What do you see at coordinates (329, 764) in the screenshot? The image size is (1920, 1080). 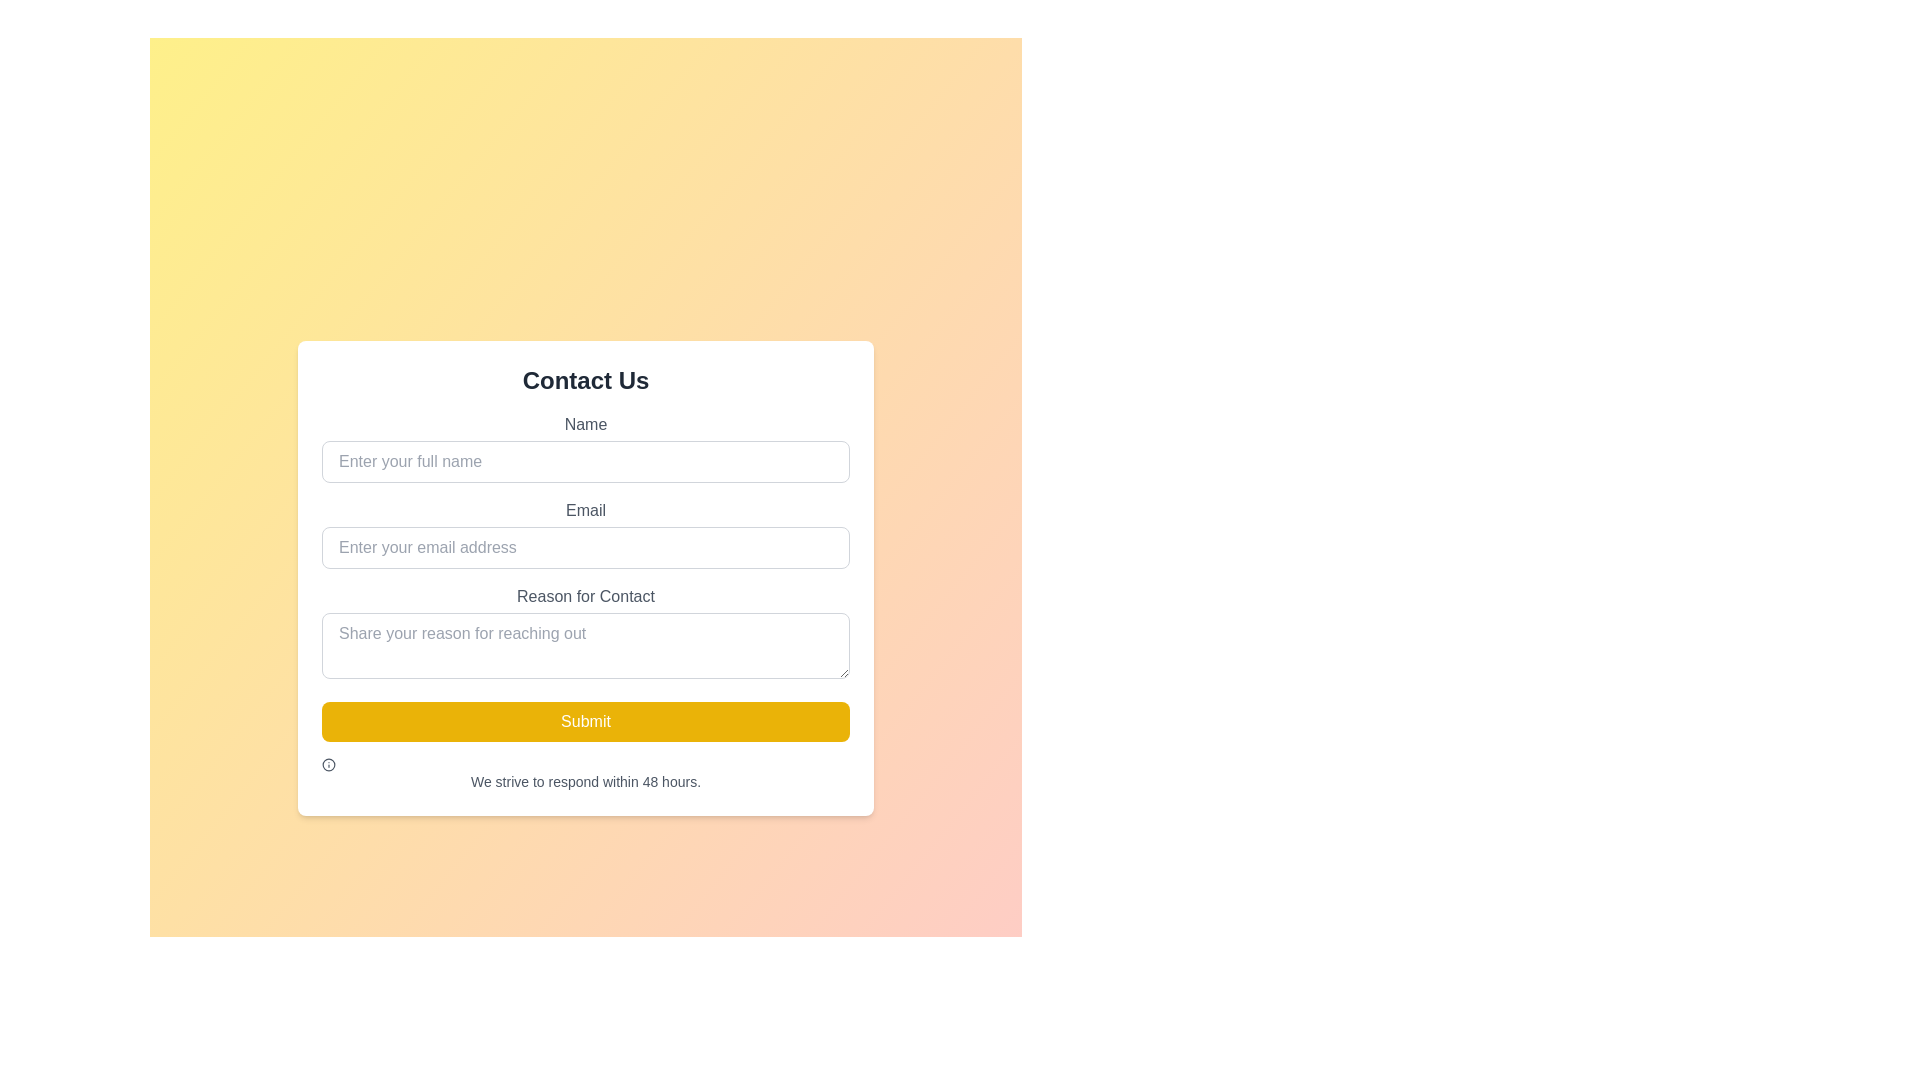 I see `the information icon located to the left of the text 'We strive to respond within 48 hours.'` at bounding box center [329, 764].